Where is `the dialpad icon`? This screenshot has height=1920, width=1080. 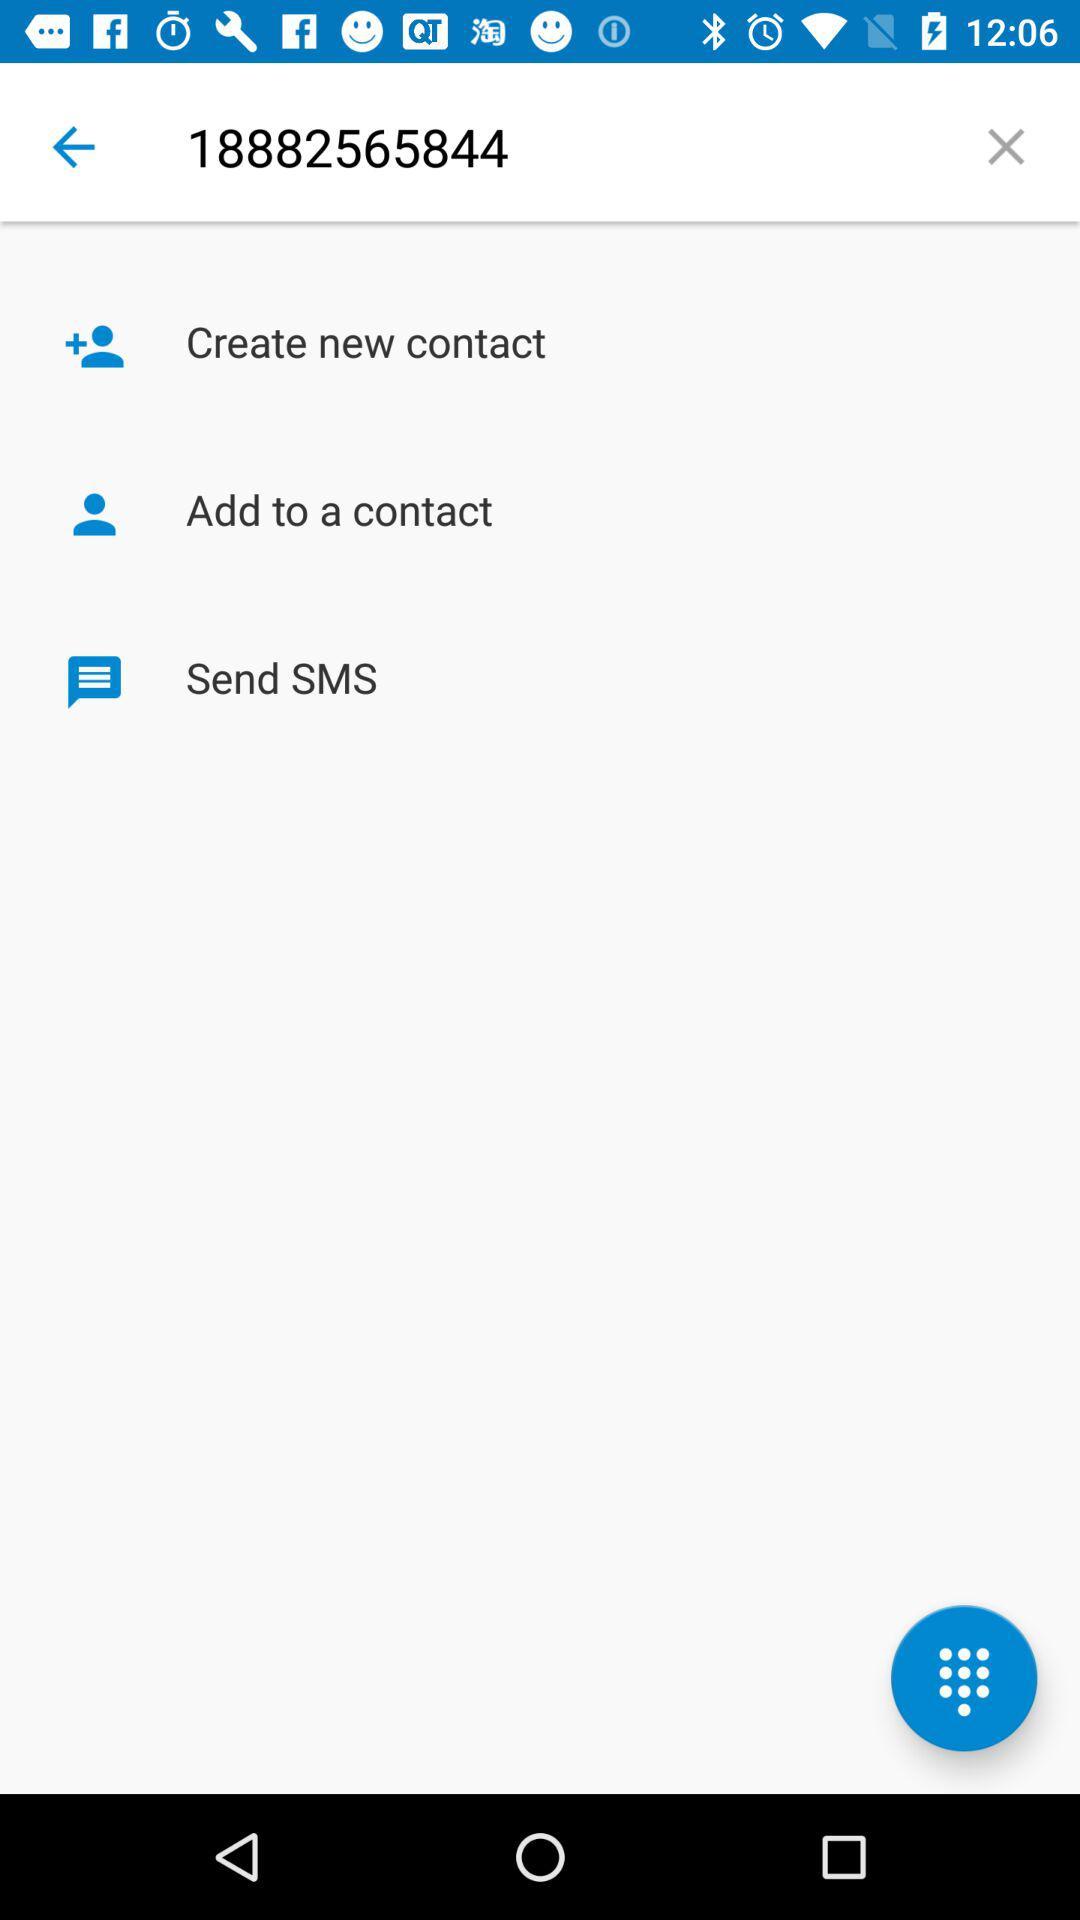
the dialpad icon is located at coordinates (963, 1678).